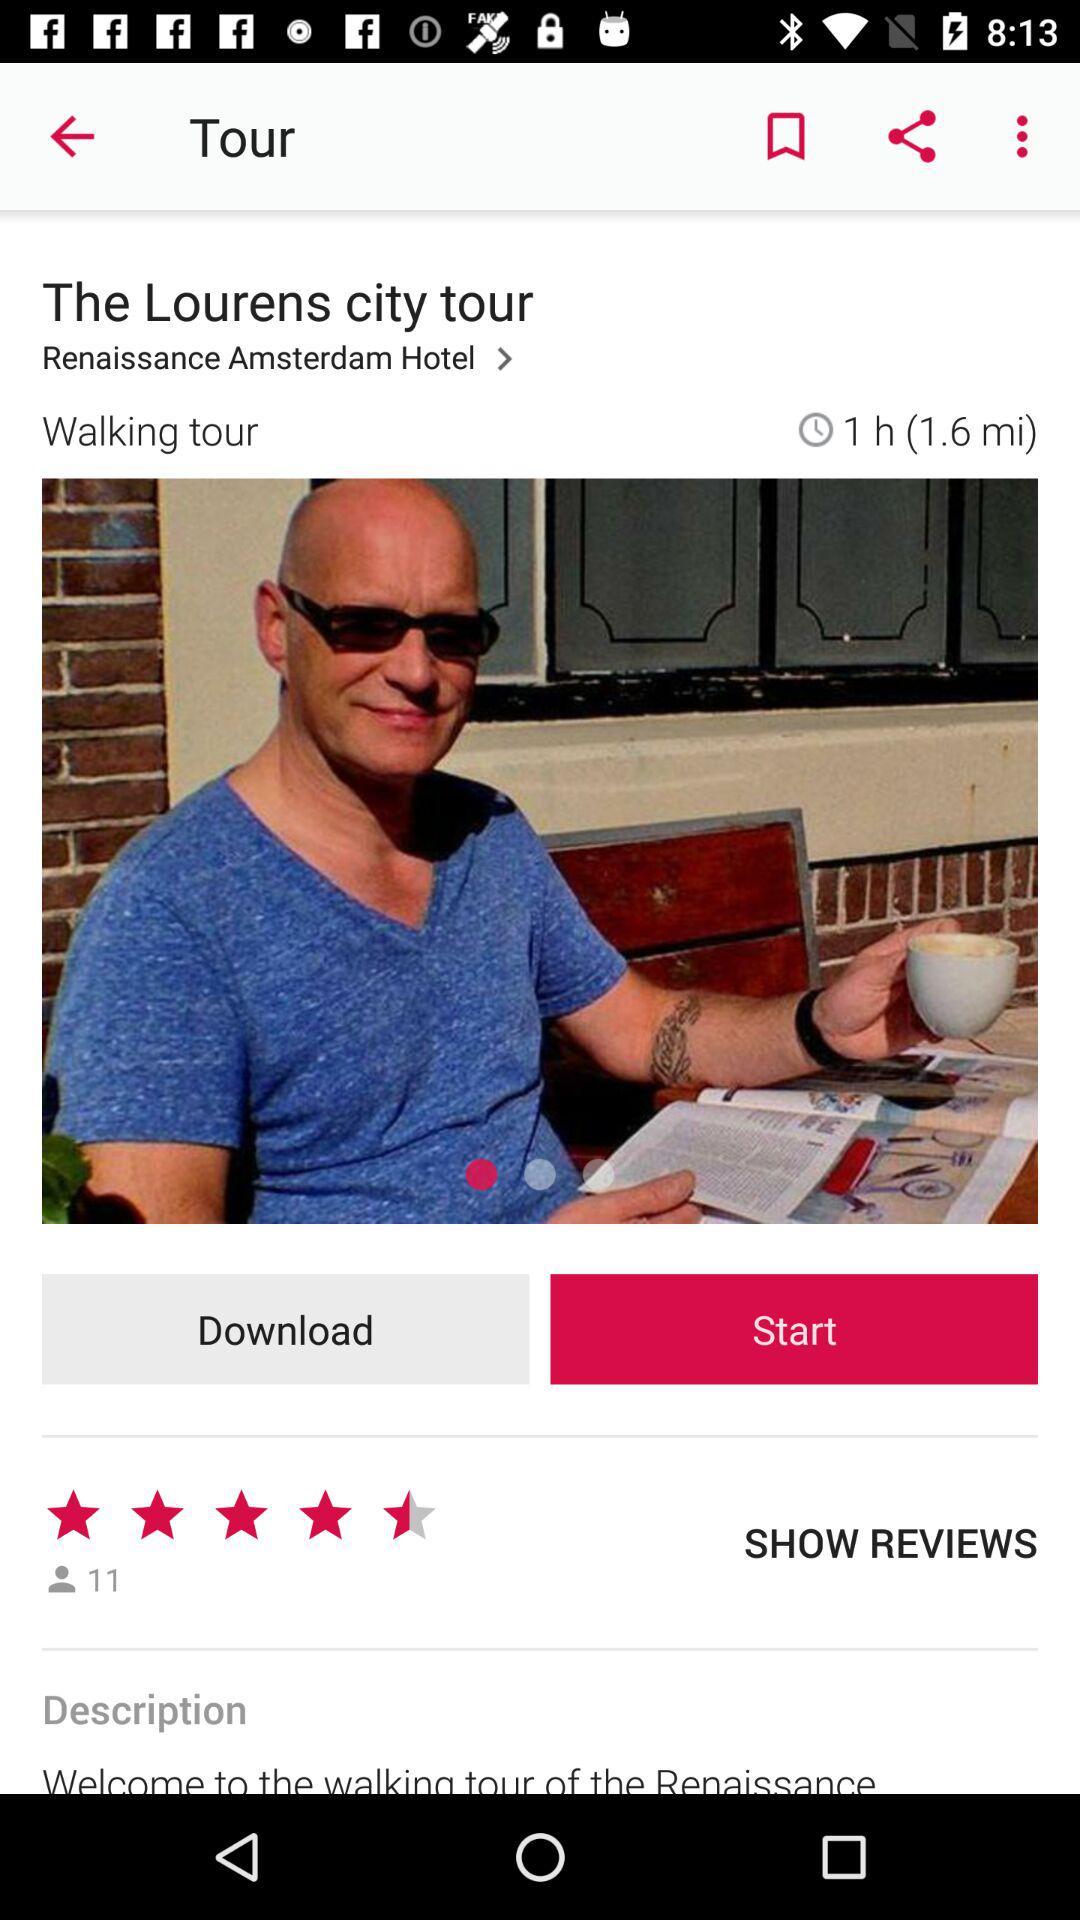 The image size is (1080, 1920). I want to click on return to previous page, so click(72, 135).